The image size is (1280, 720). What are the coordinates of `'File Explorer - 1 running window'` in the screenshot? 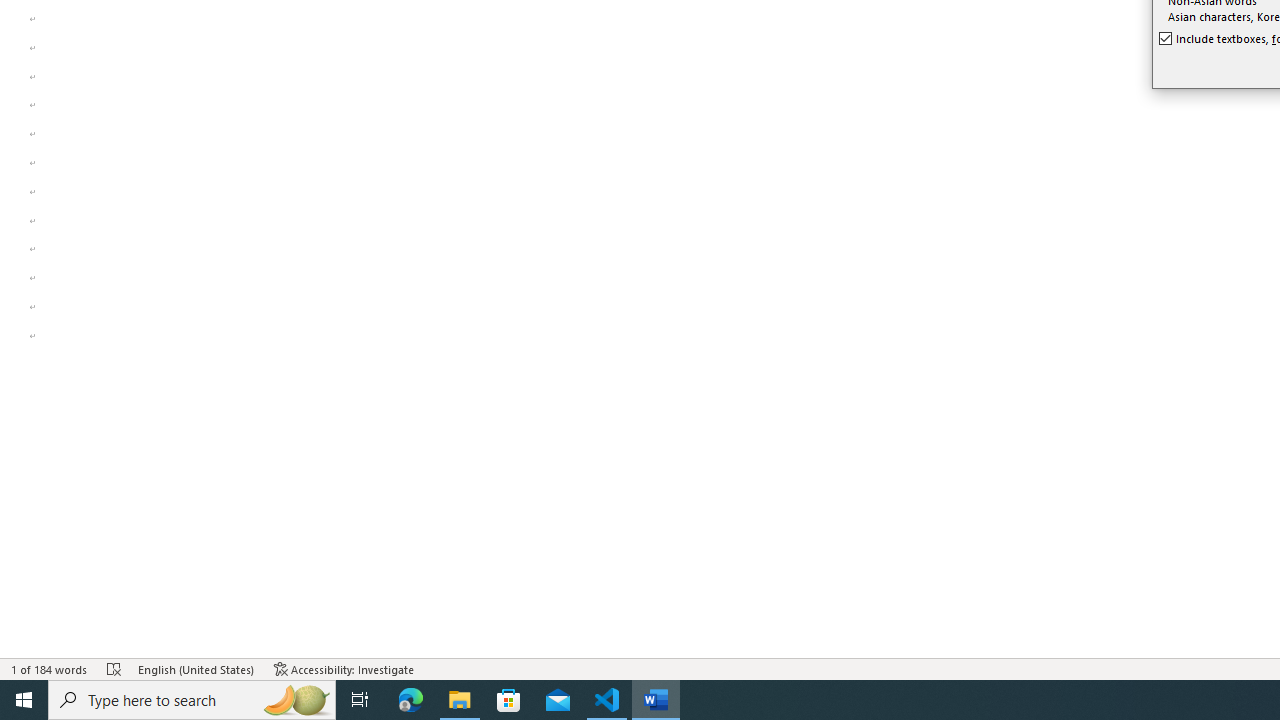 It's located at (459, 698).